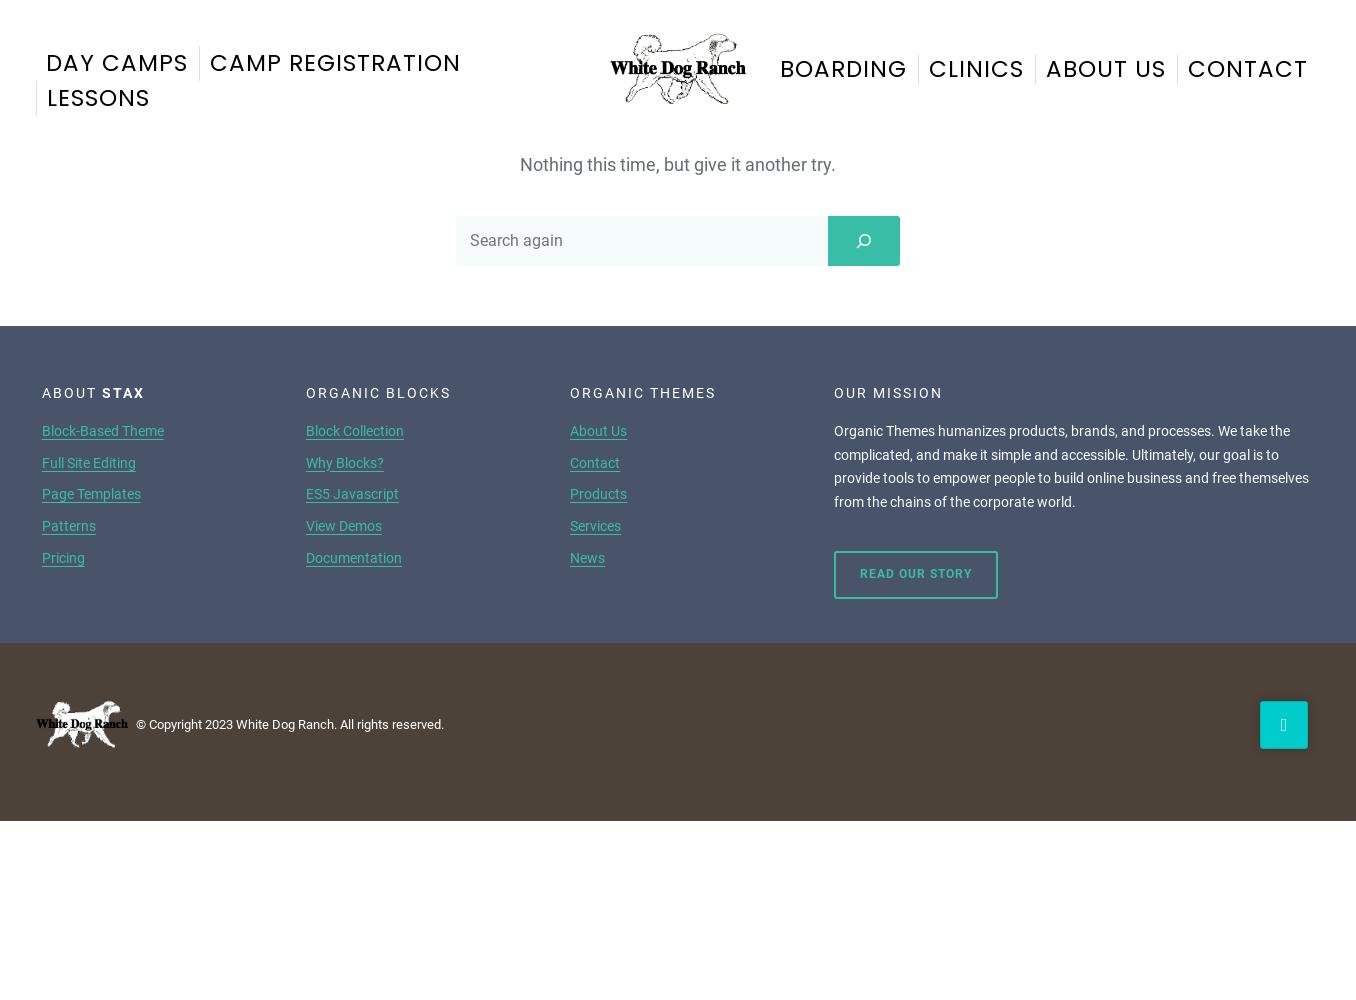 The height and width of the screenshot is (1000, 1356). What do you see at coordinates (569, 525) in the screenshot?
I see `'Services'` at bounding box center [569, 525].